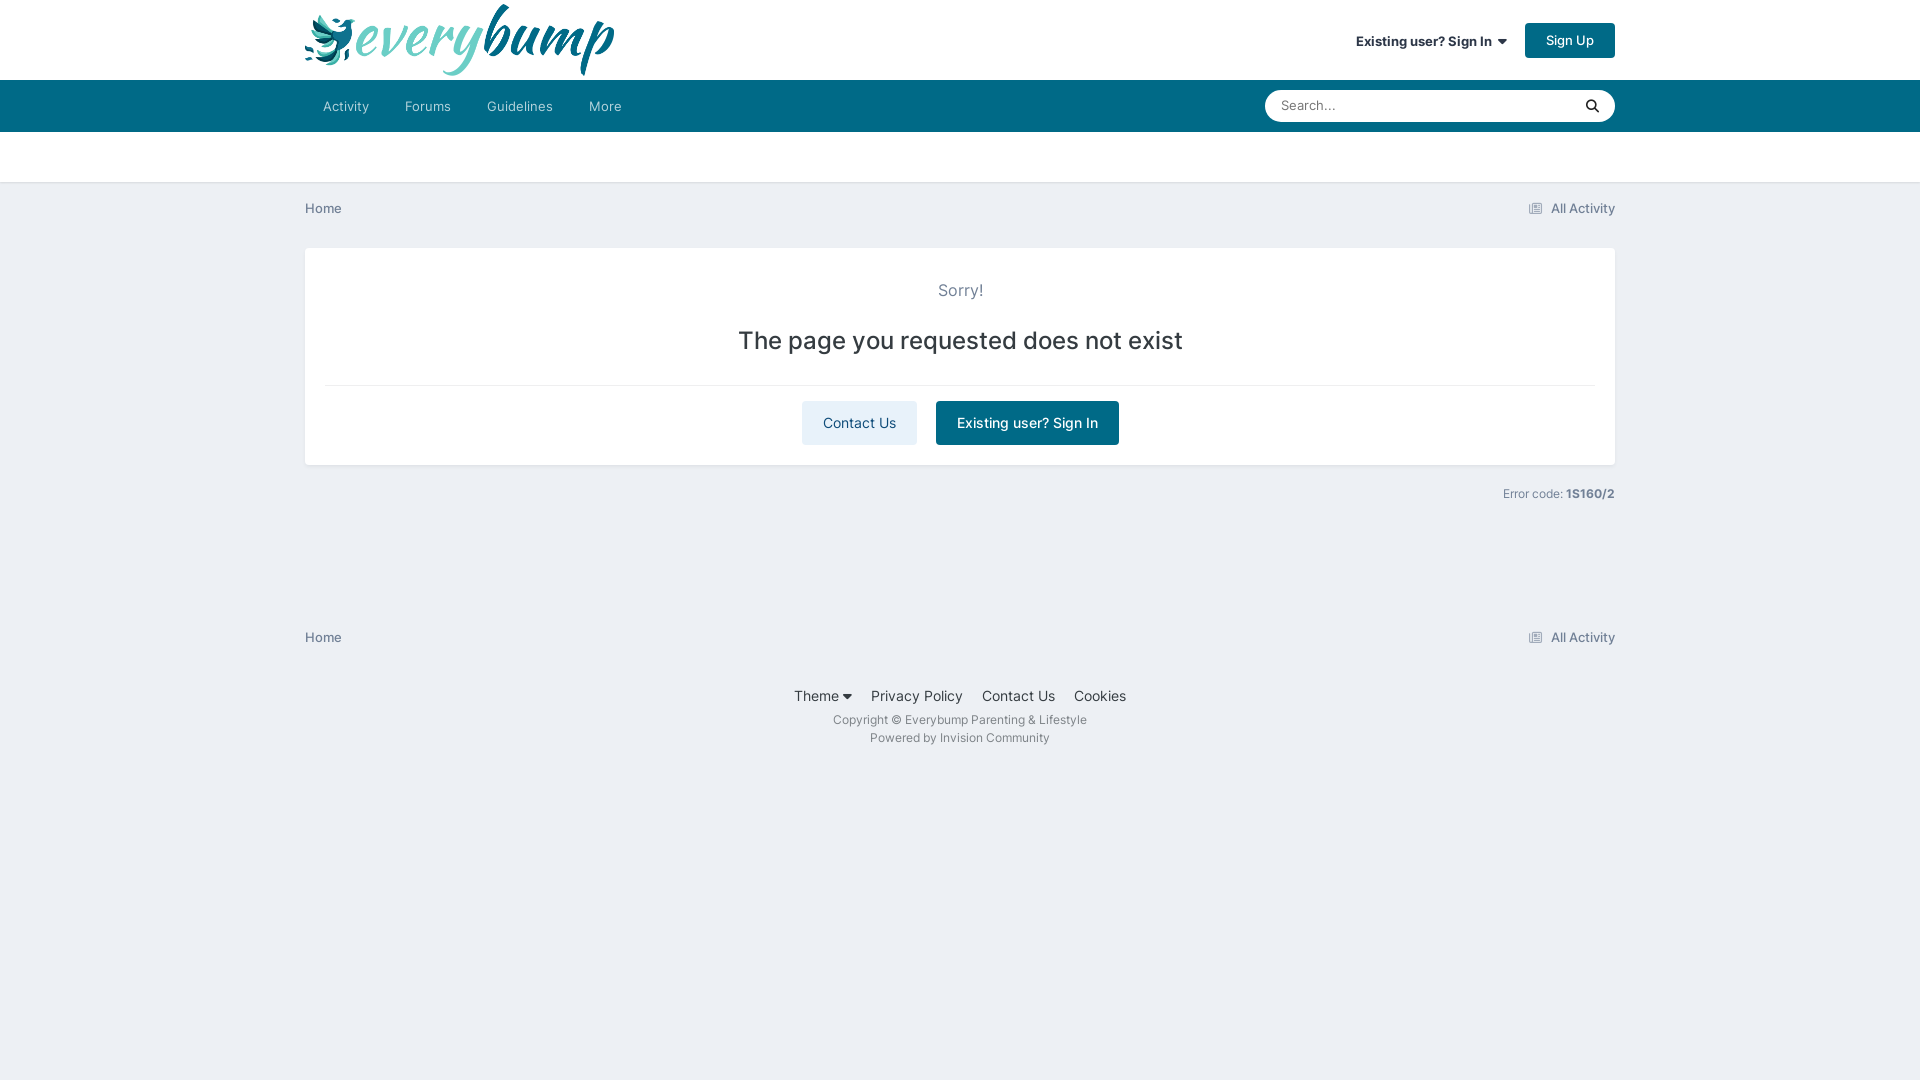 Image resolution: width=1920 pixels, height=1080 pixels. I want to click on 'All Activity', so click(1520, 208).